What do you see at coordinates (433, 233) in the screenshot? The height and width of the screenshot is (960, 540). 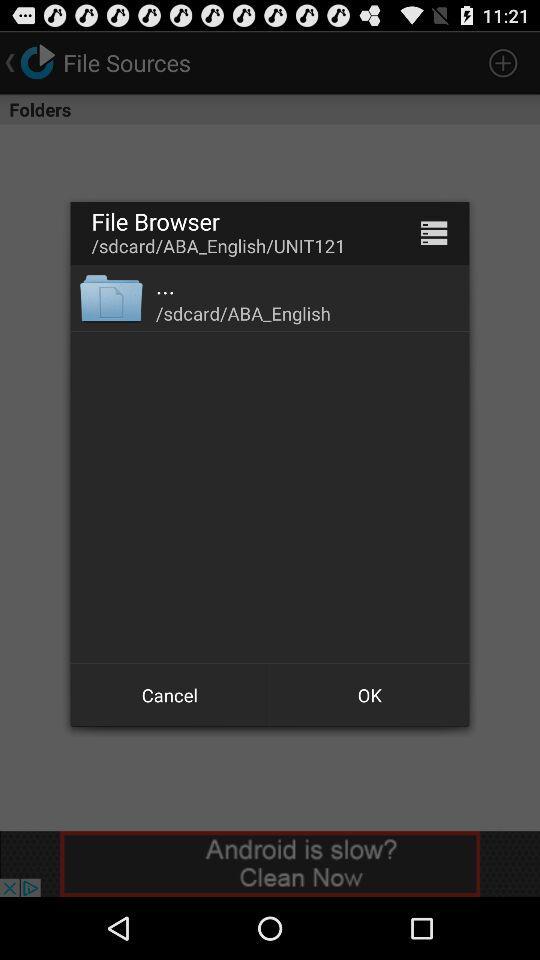 I see `the app next to /sdcard/aba_english/unit121` at bounding box center [433, 233].